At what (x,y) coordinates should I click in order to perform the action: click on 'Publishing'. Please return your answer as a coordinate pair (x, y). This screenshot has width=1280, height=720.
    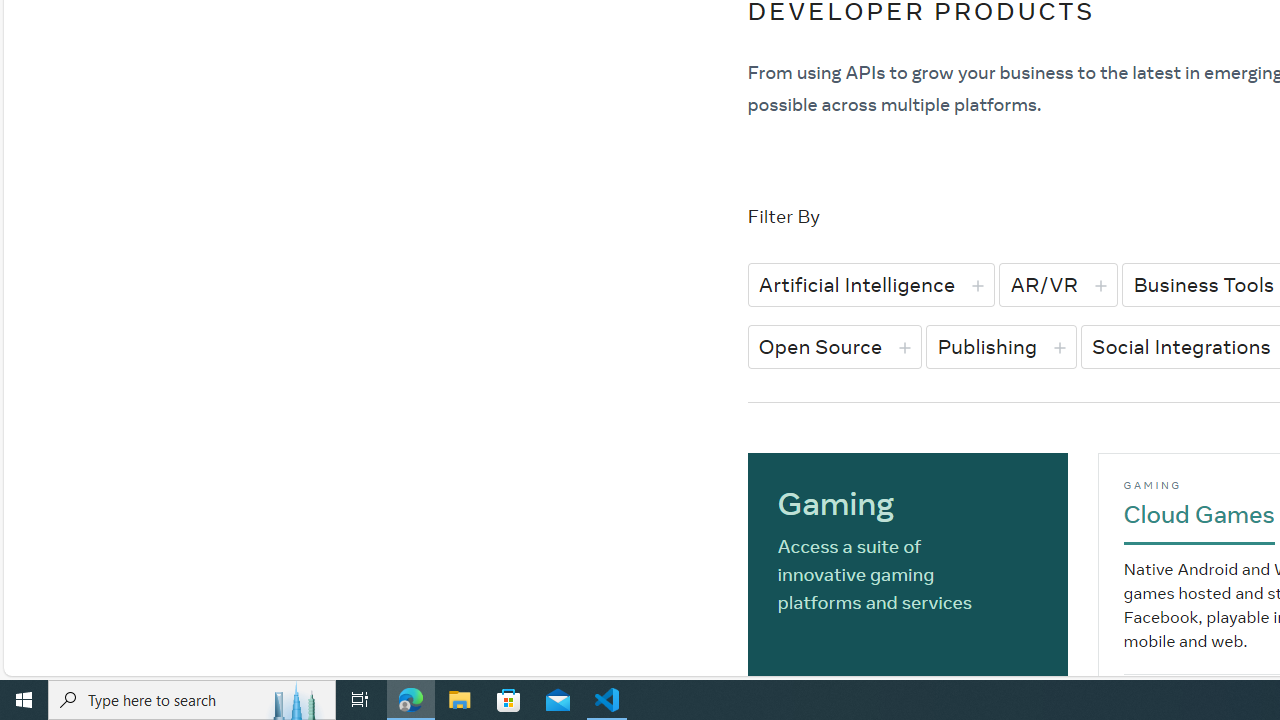
    Looking at the image, I should click on (1001, 345).